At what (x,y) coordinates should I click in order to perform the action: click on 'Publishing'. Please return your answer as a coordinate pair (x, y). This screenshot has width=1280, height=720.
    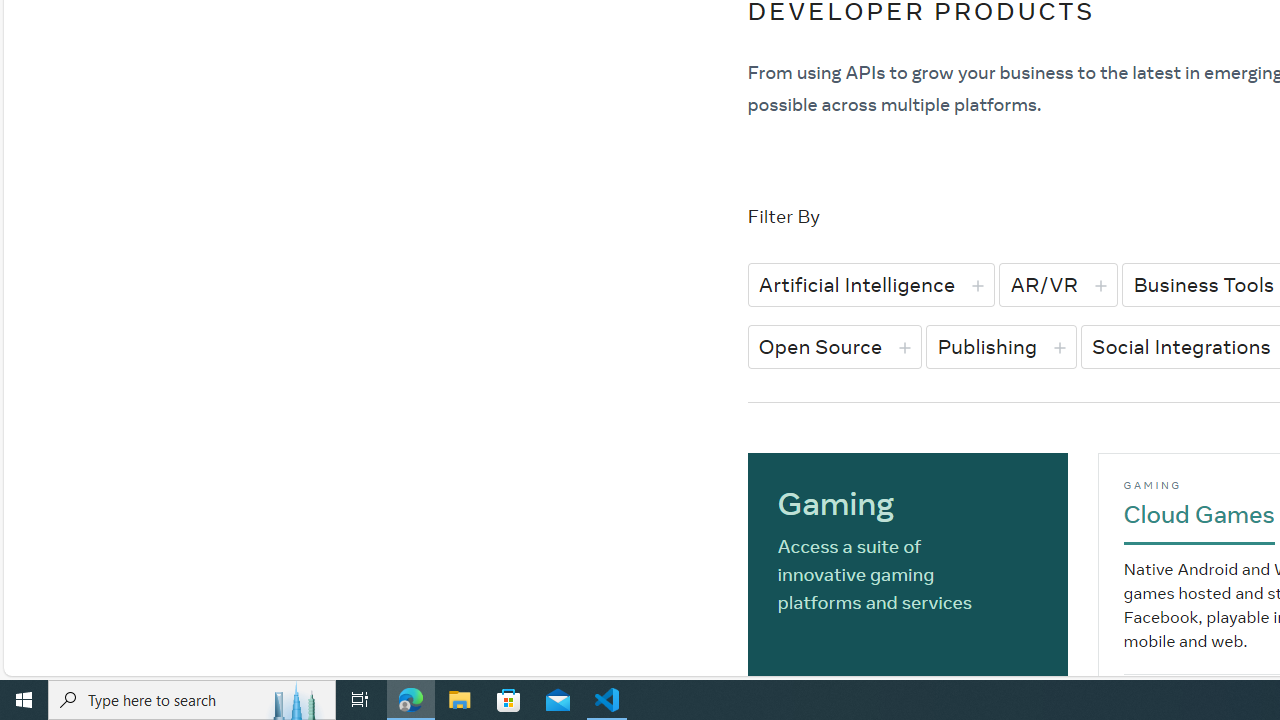
    Looking at the image, I should click on (1001, 345).